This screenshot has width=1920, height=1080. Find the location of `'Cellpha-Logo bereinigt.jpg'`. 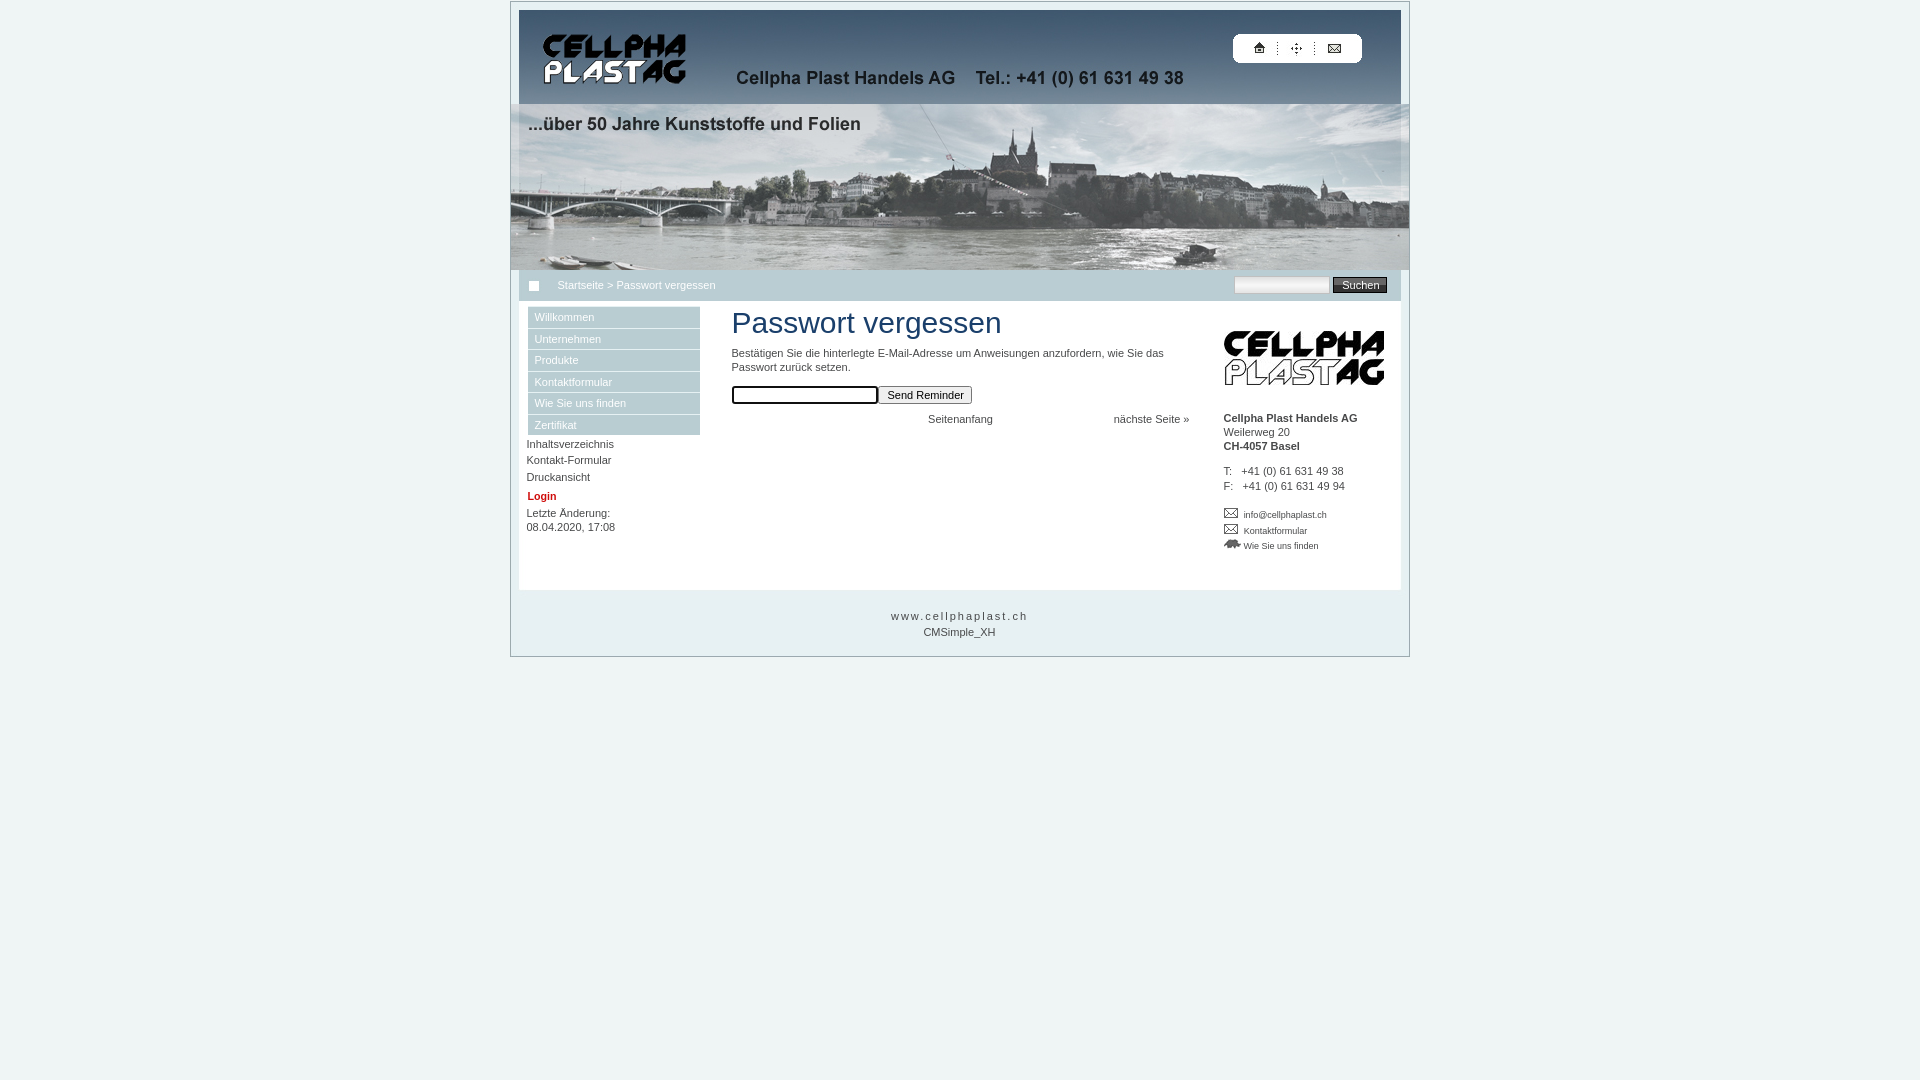

'Cellpha-Logo bereinigt.jpg' is located at coordinates (1304, 357).